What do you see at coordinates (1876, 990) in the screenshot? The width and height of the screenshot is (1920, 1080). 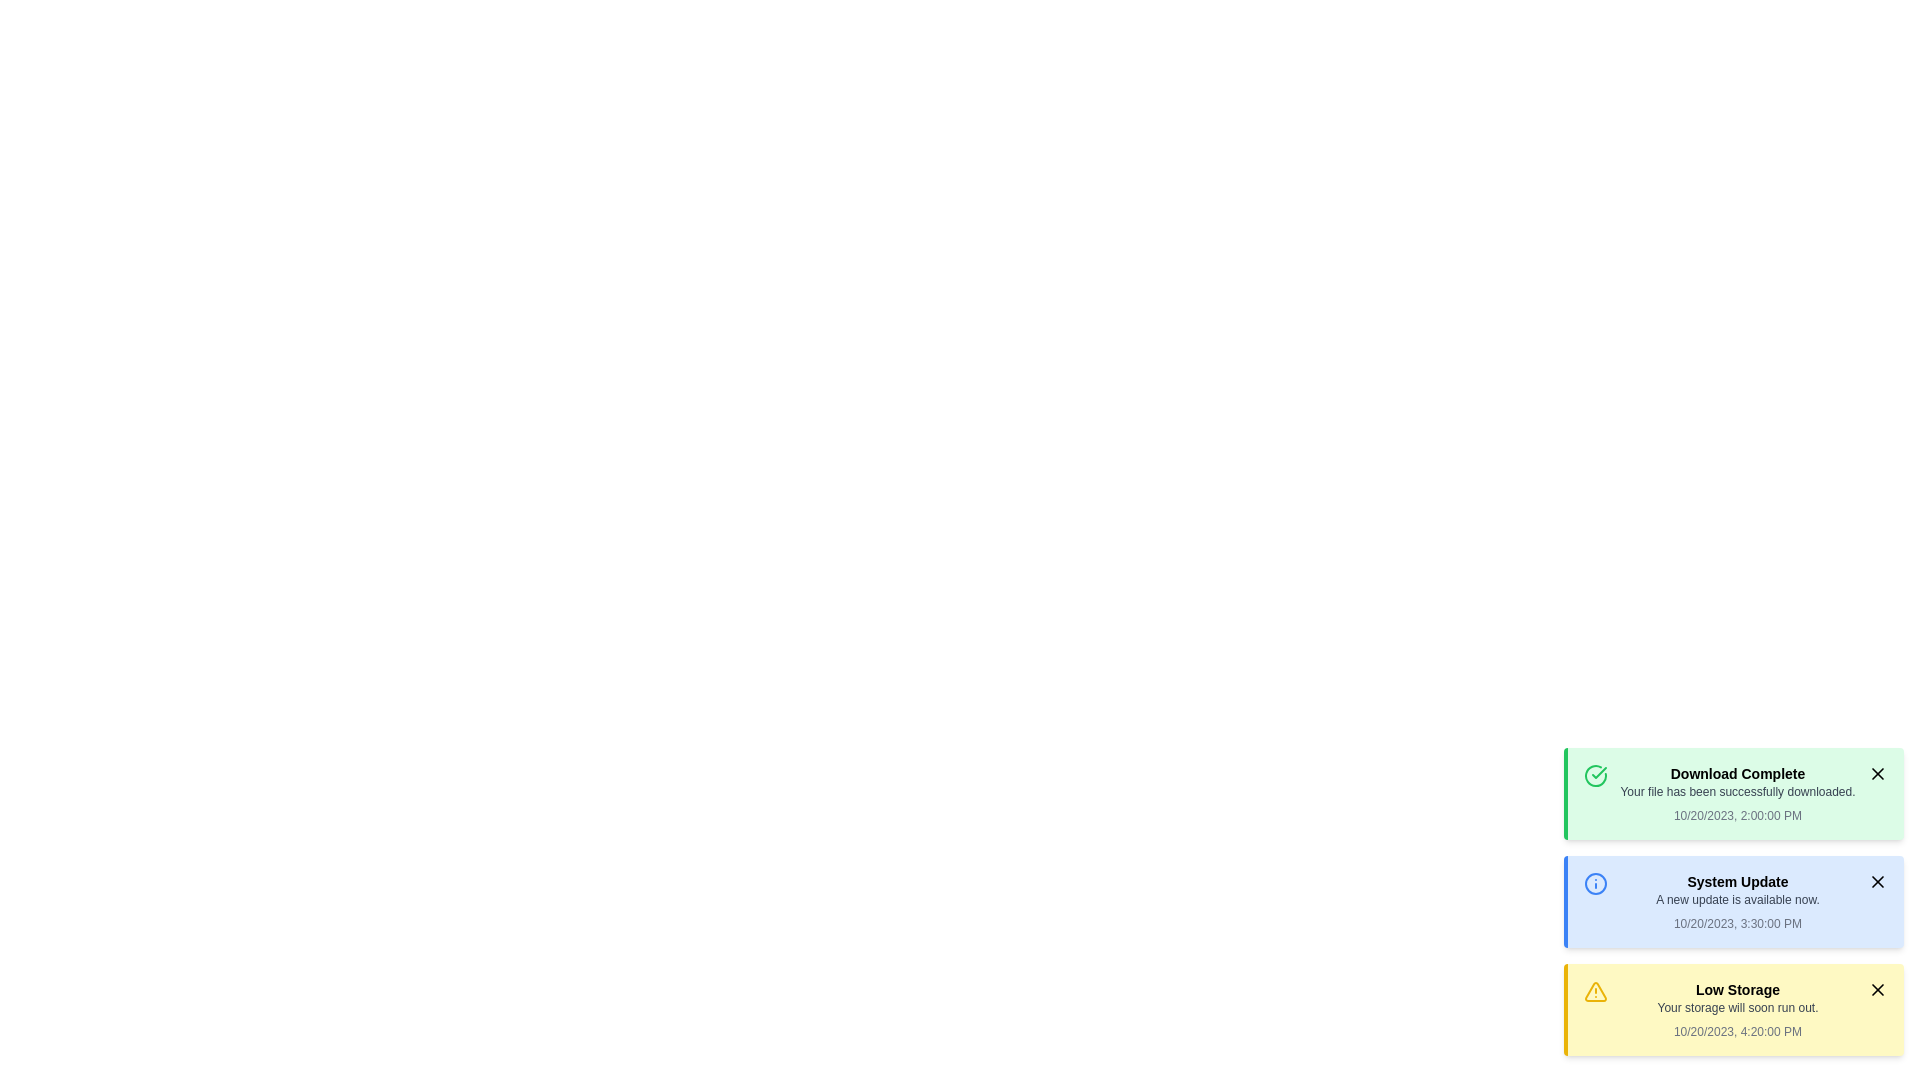 I see `the close button icon resembling an 'X' at the top-right corner of the yellow notification box indicating low storage to change its color to red` at bounding box center [1876, 990].